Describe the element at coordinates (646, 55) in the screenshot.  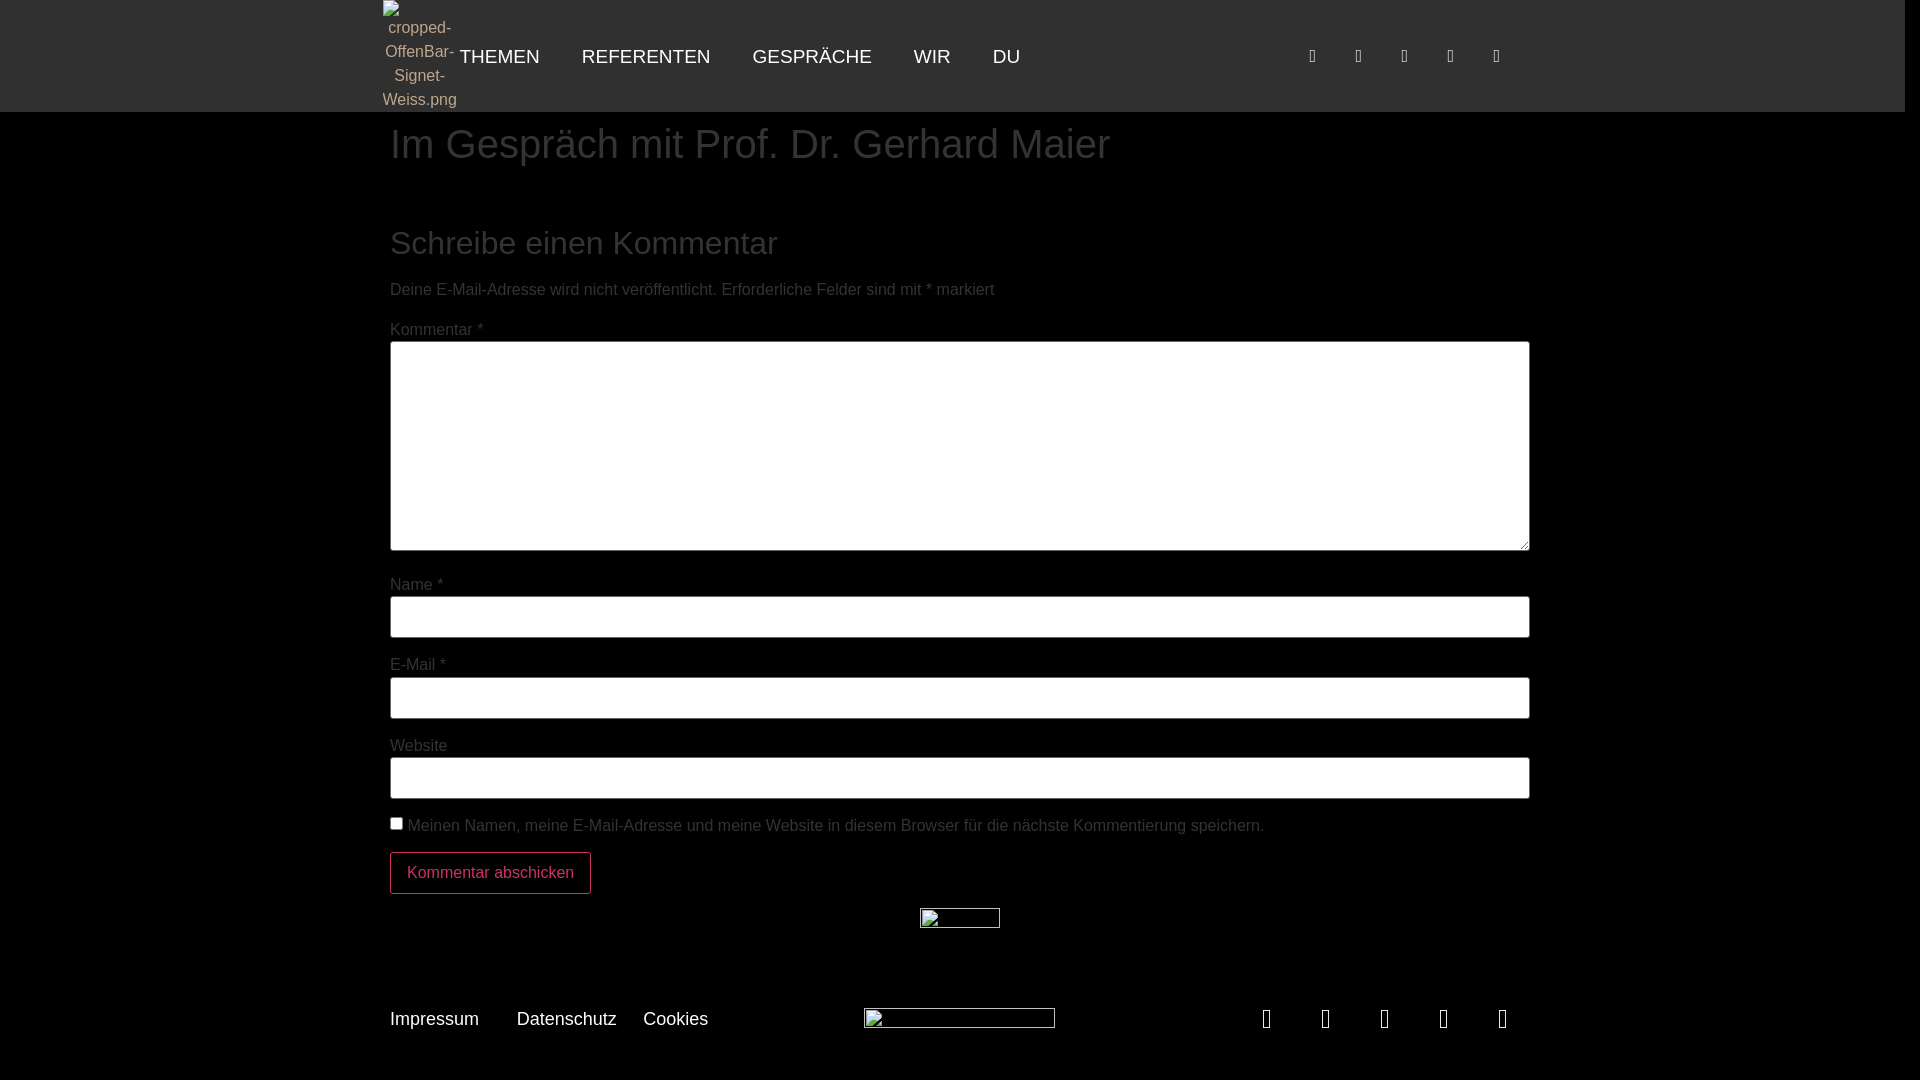
I see `'REFERENTEN'` at that location.